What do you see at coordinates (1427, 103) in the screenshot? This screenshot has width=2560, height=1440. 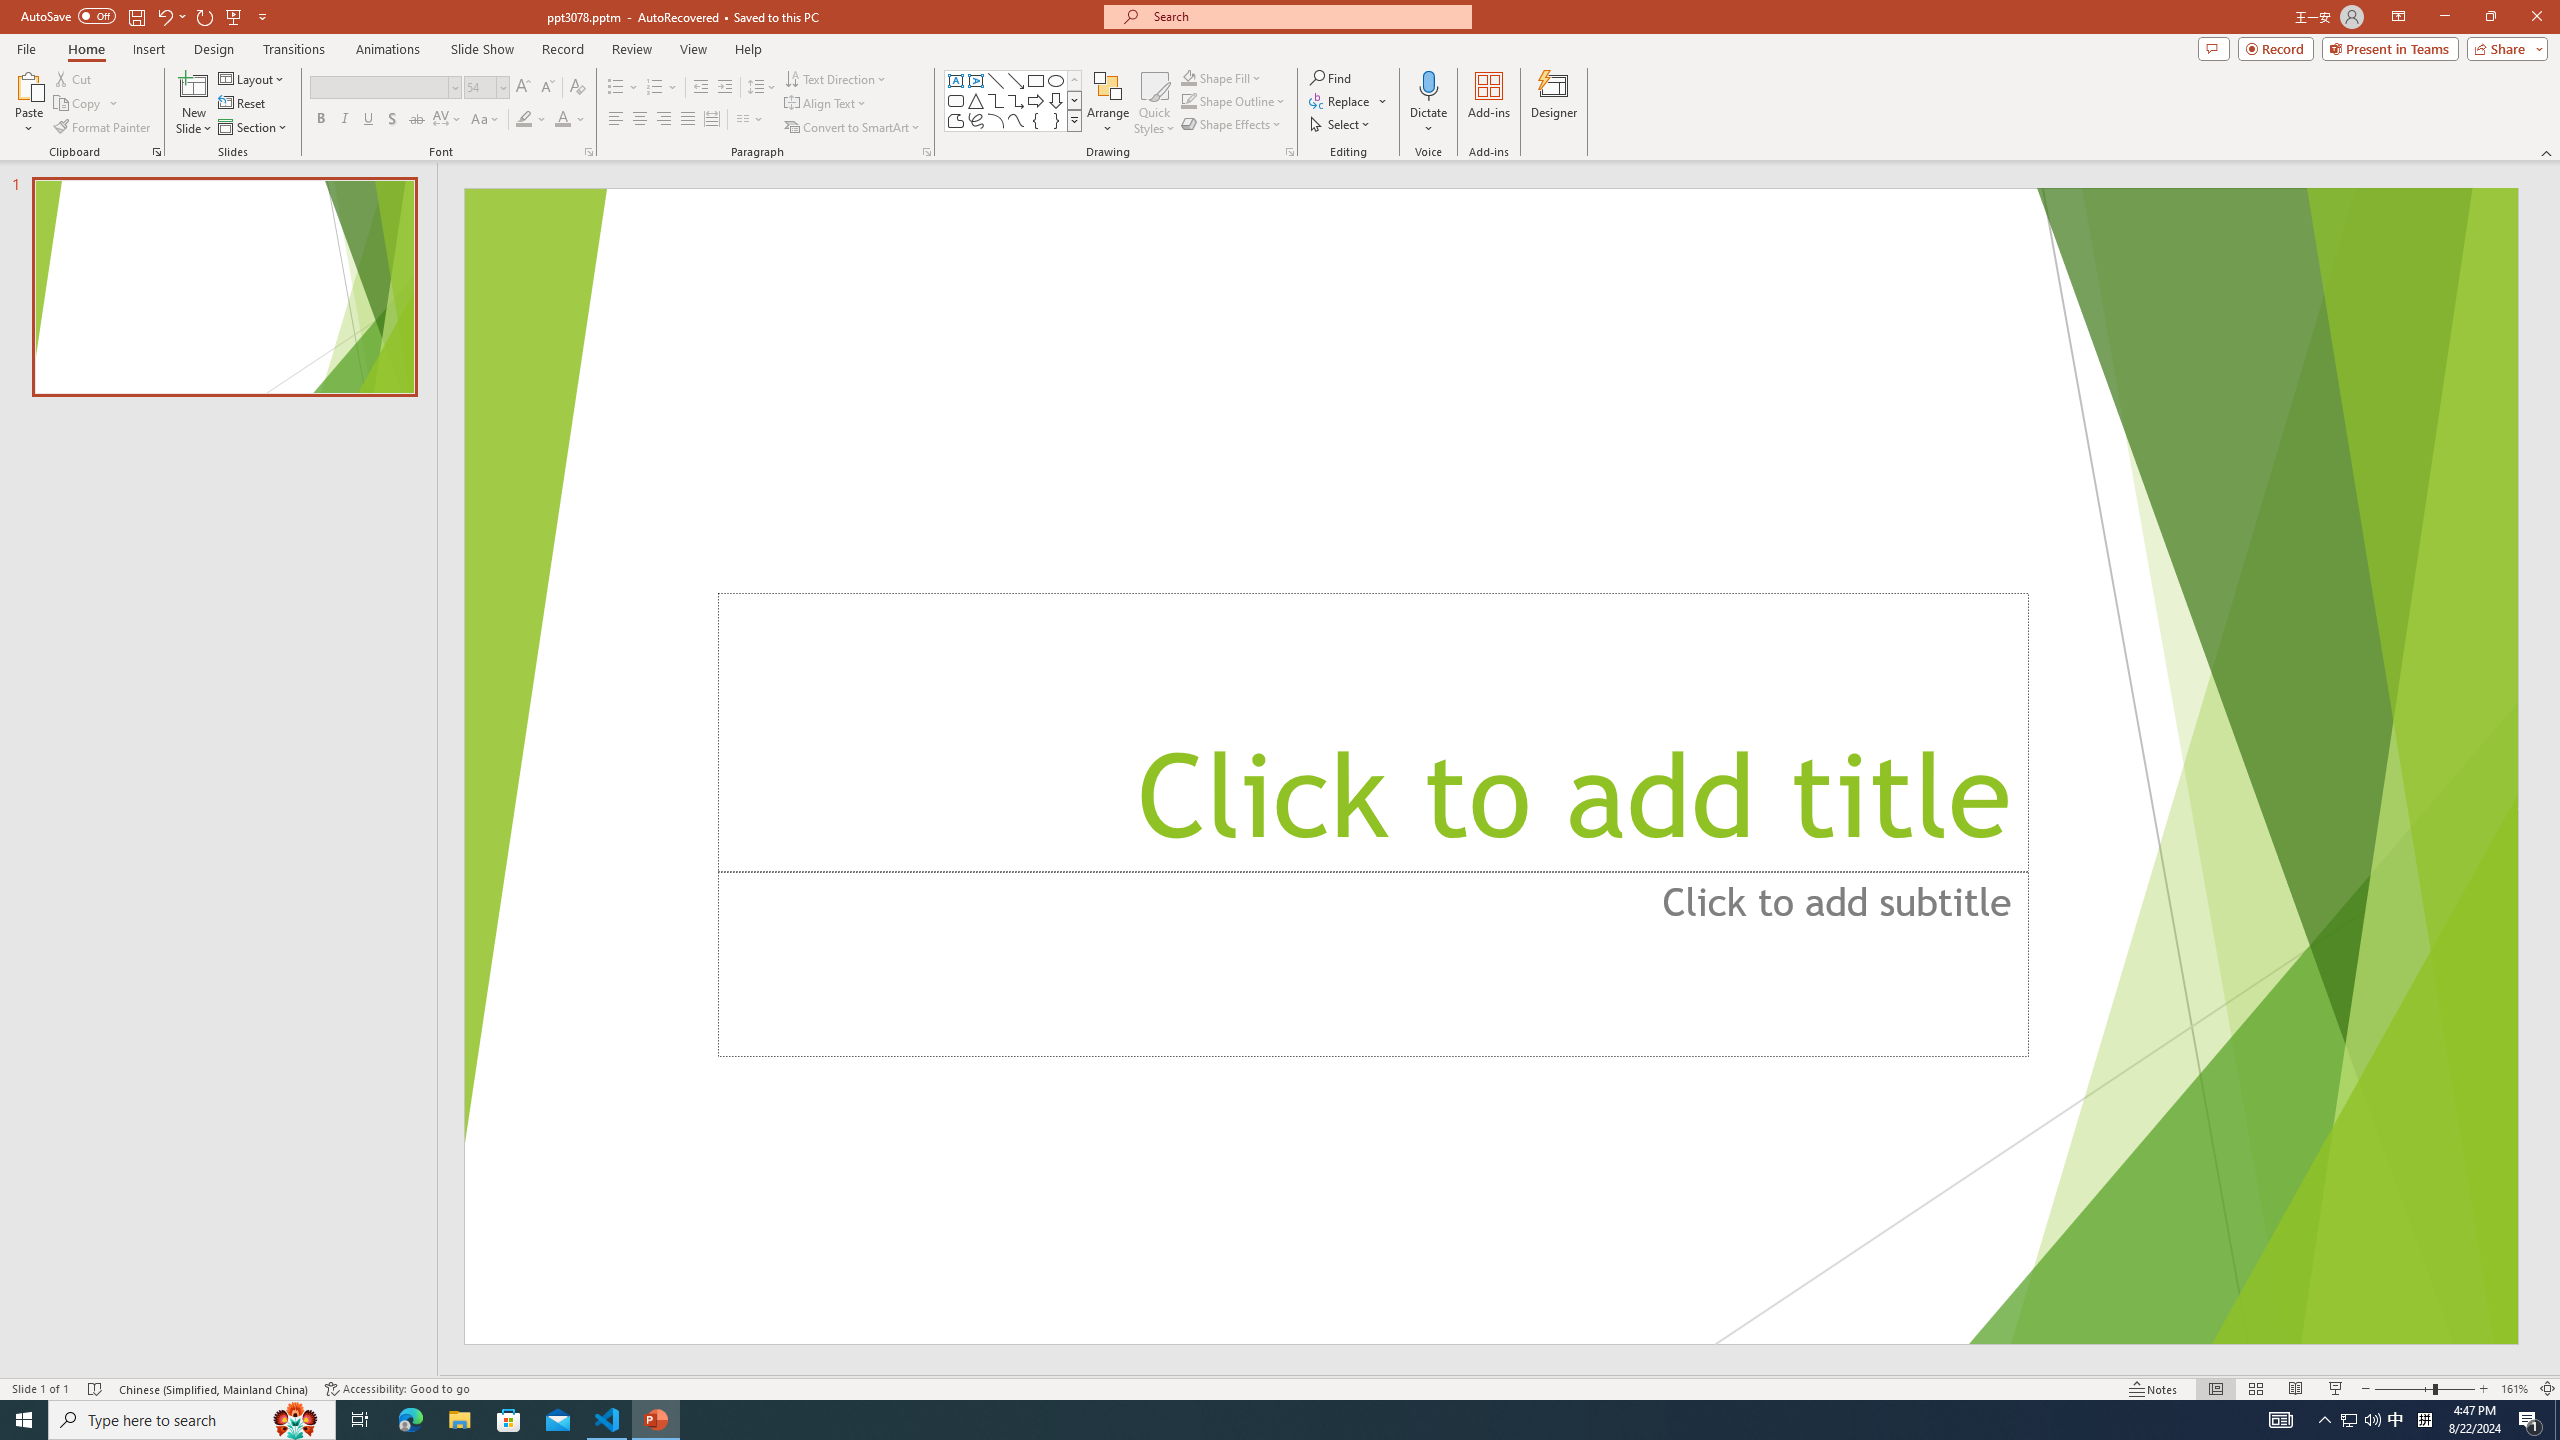 I see `'Dictate'` at bounding box center [1427, 103].